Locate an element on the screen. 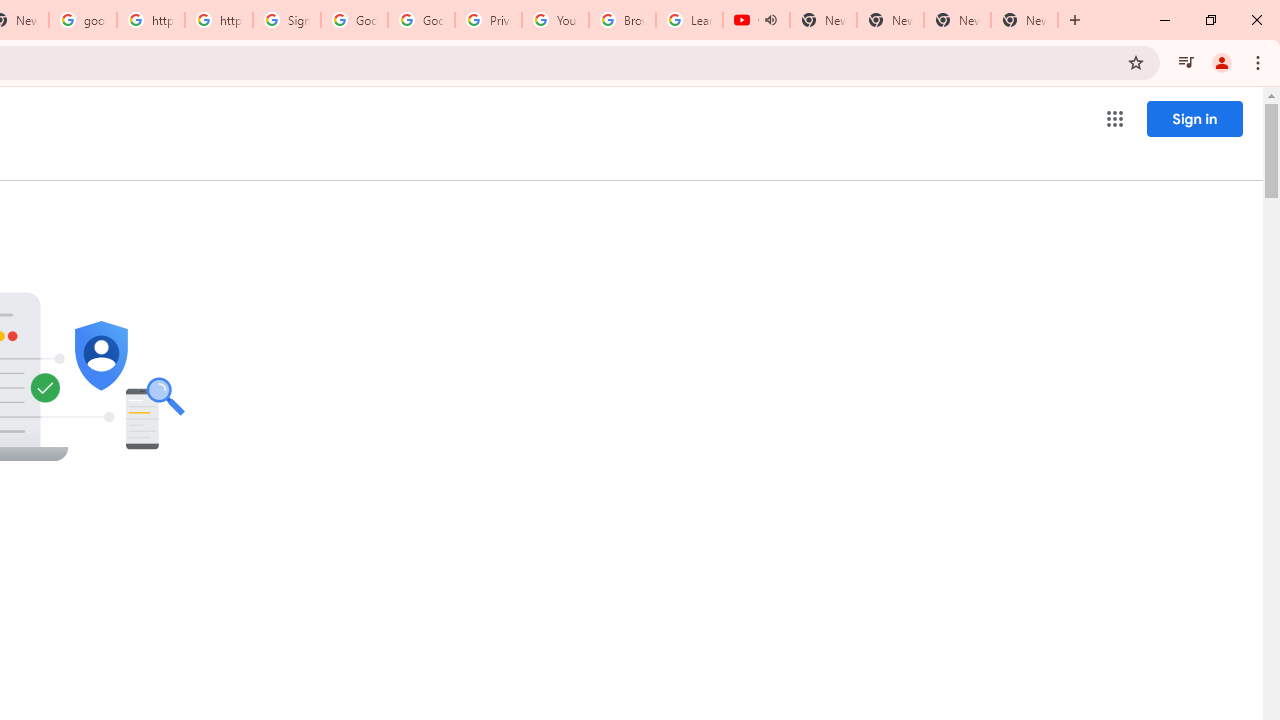 This screenshot has height=720, width=1280. 'https://scholar.google.com/' is located at coordinates (150, 20).